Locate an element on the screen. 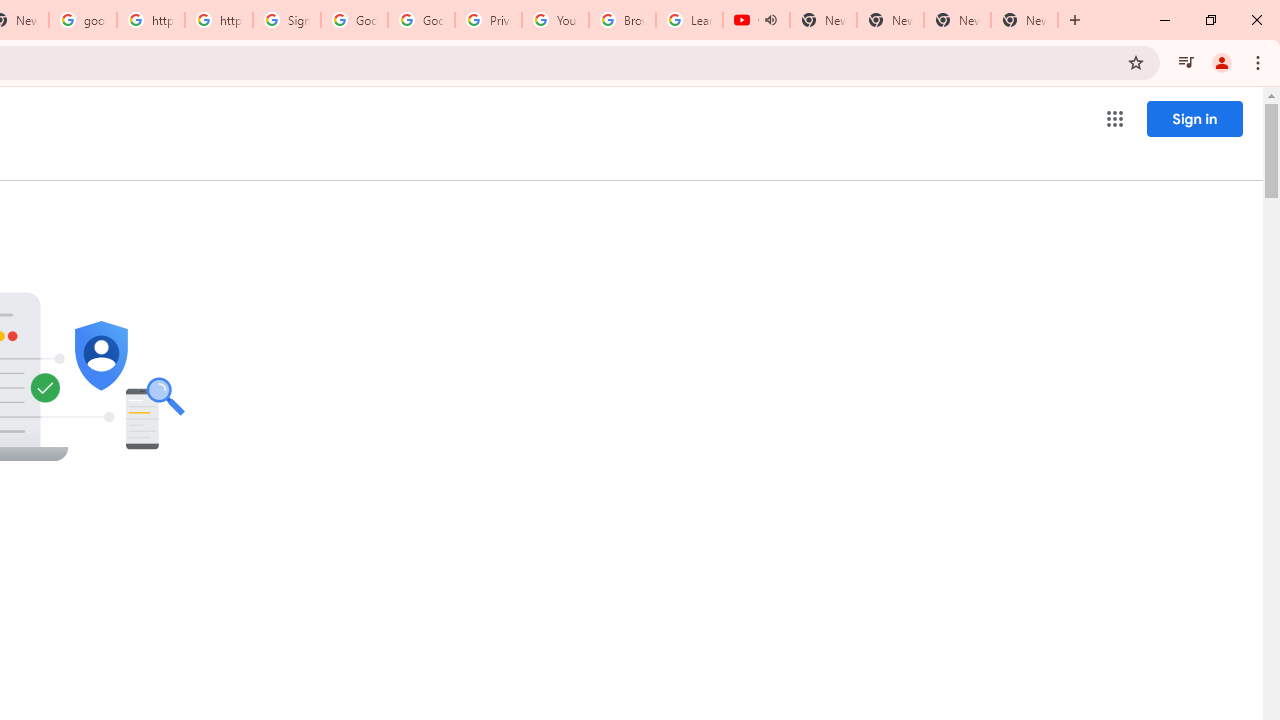 This screenshot has height=720, width=1280. 'https://scholar.google.com/' is located at coordinates (150, 20).